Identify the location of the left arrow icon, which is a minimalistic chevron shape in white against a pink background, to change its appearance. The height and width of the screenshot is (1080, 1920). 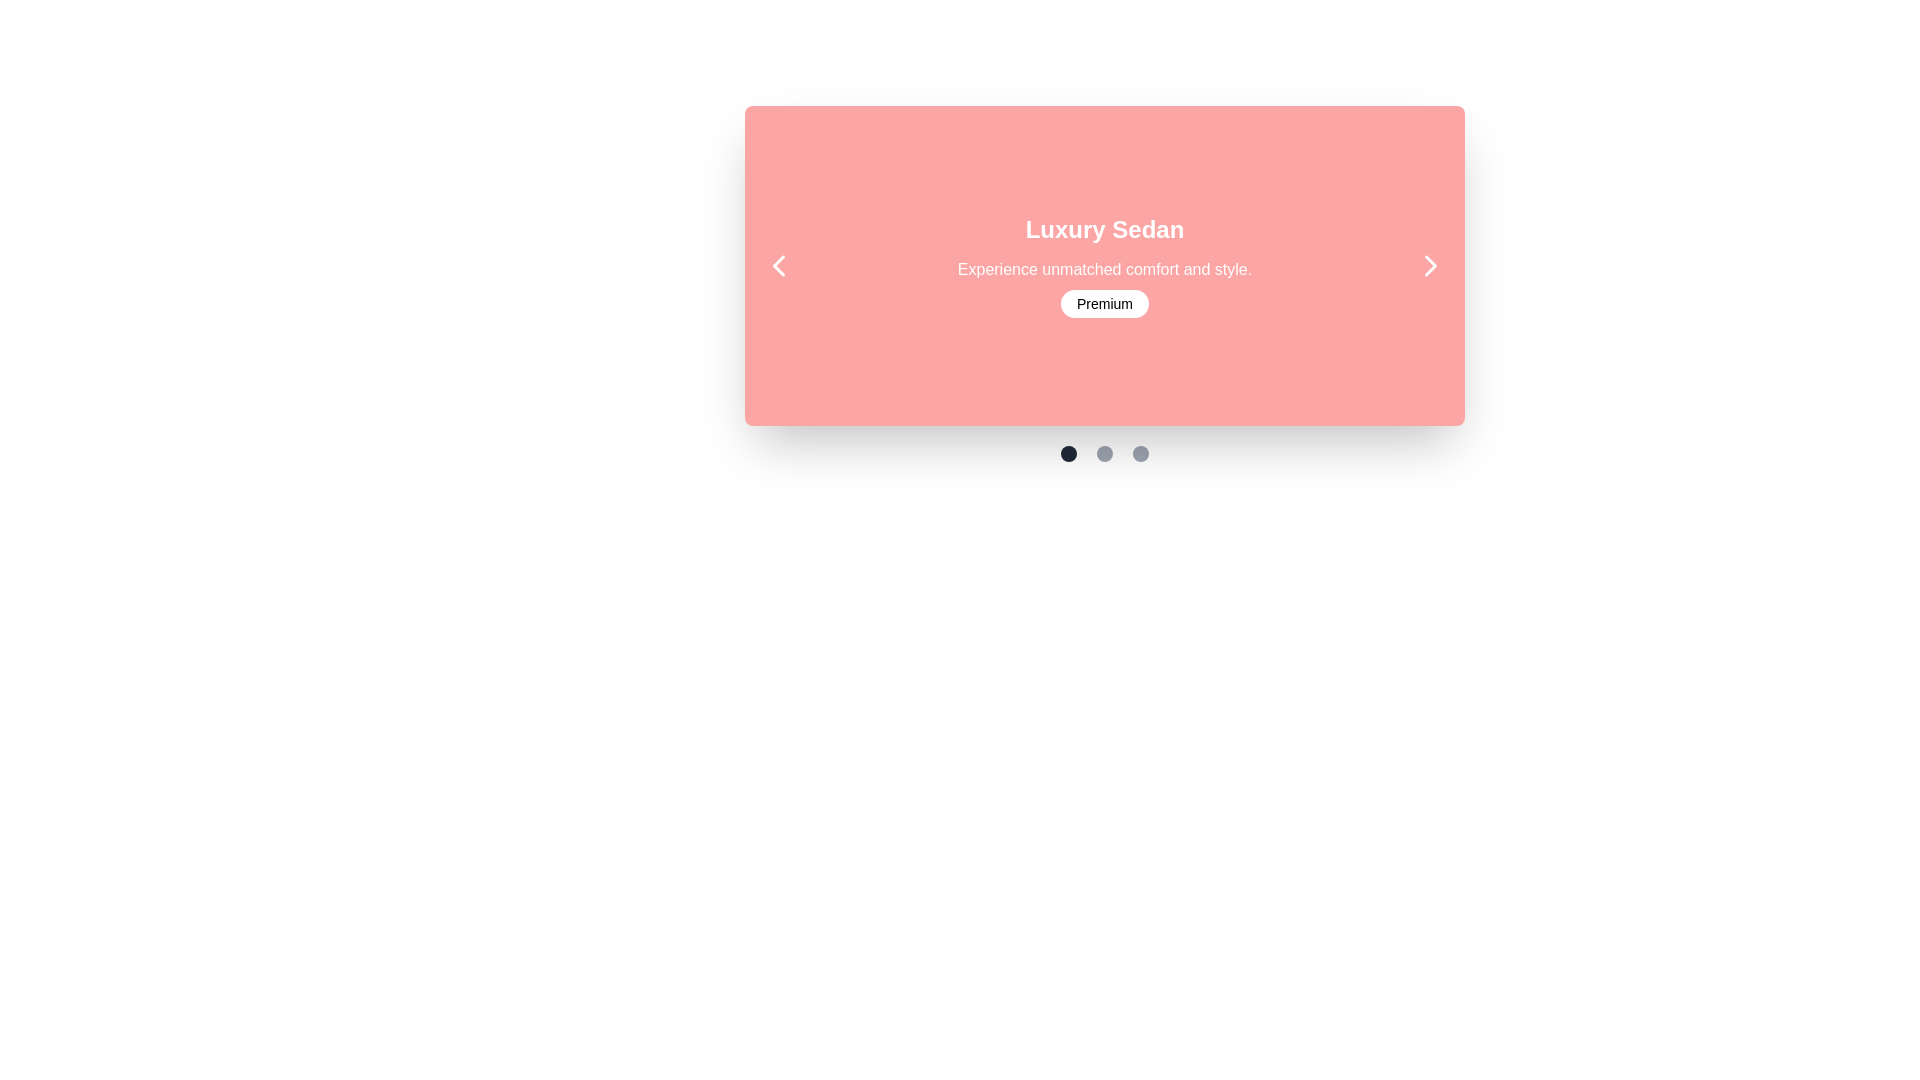
(777, 265).